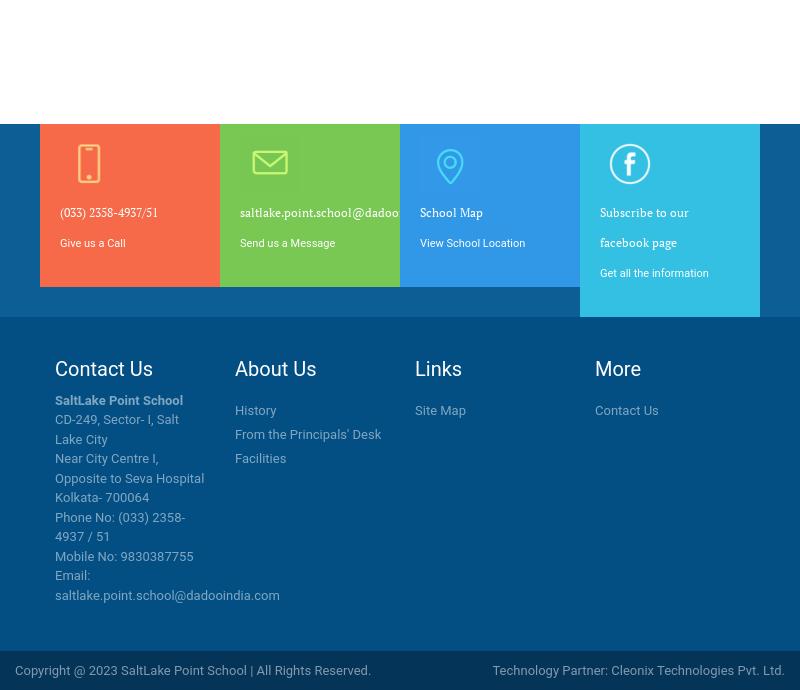 The height and width of the screenshot is (690, 800). What do you see at coordinates (101, 497) in the screenshot?
I see `'Kolkata- 700064'` at bounding box center [101, 497].